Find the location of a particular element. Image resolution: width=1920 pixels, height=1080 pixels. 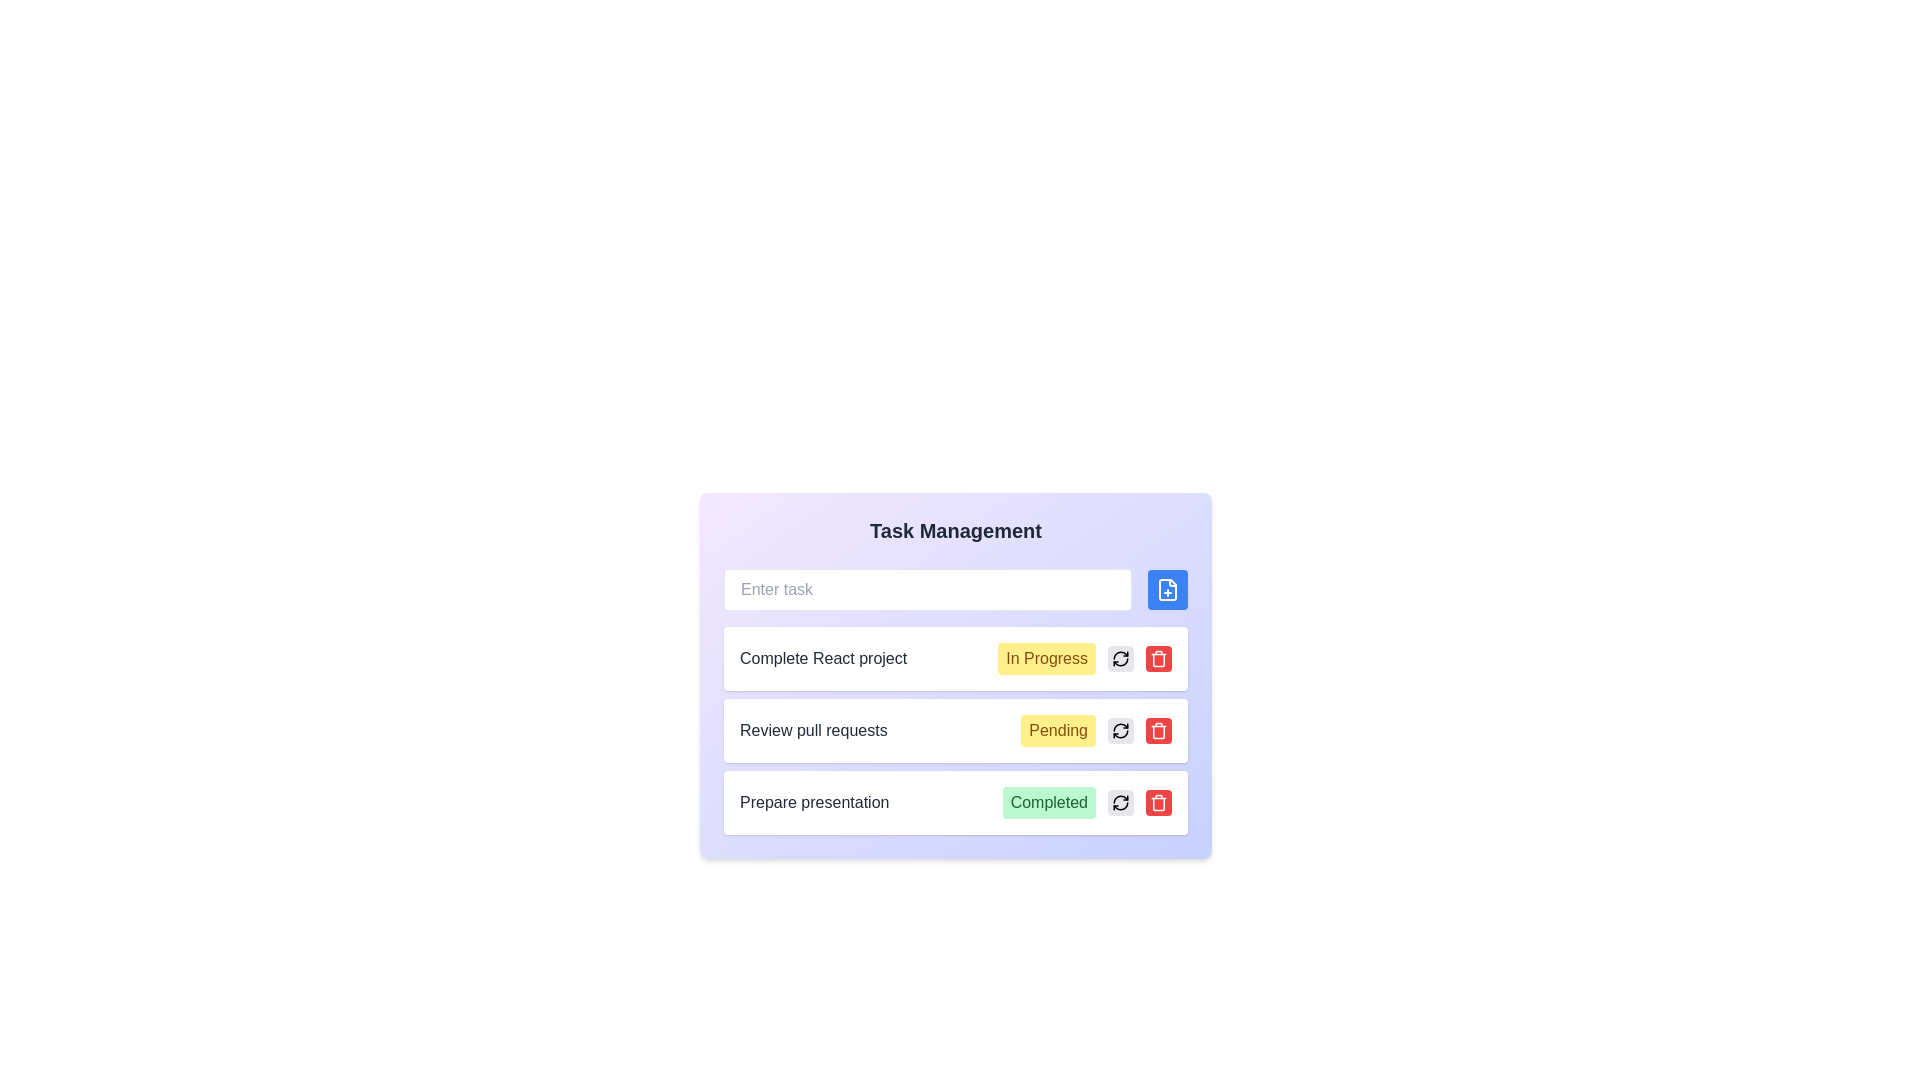

the status indicator label displaying 'Pending' for the task 'Review pull requests', which is centrally aligned in the task row between the main text and the icons is located at coordinates (1057, 731).